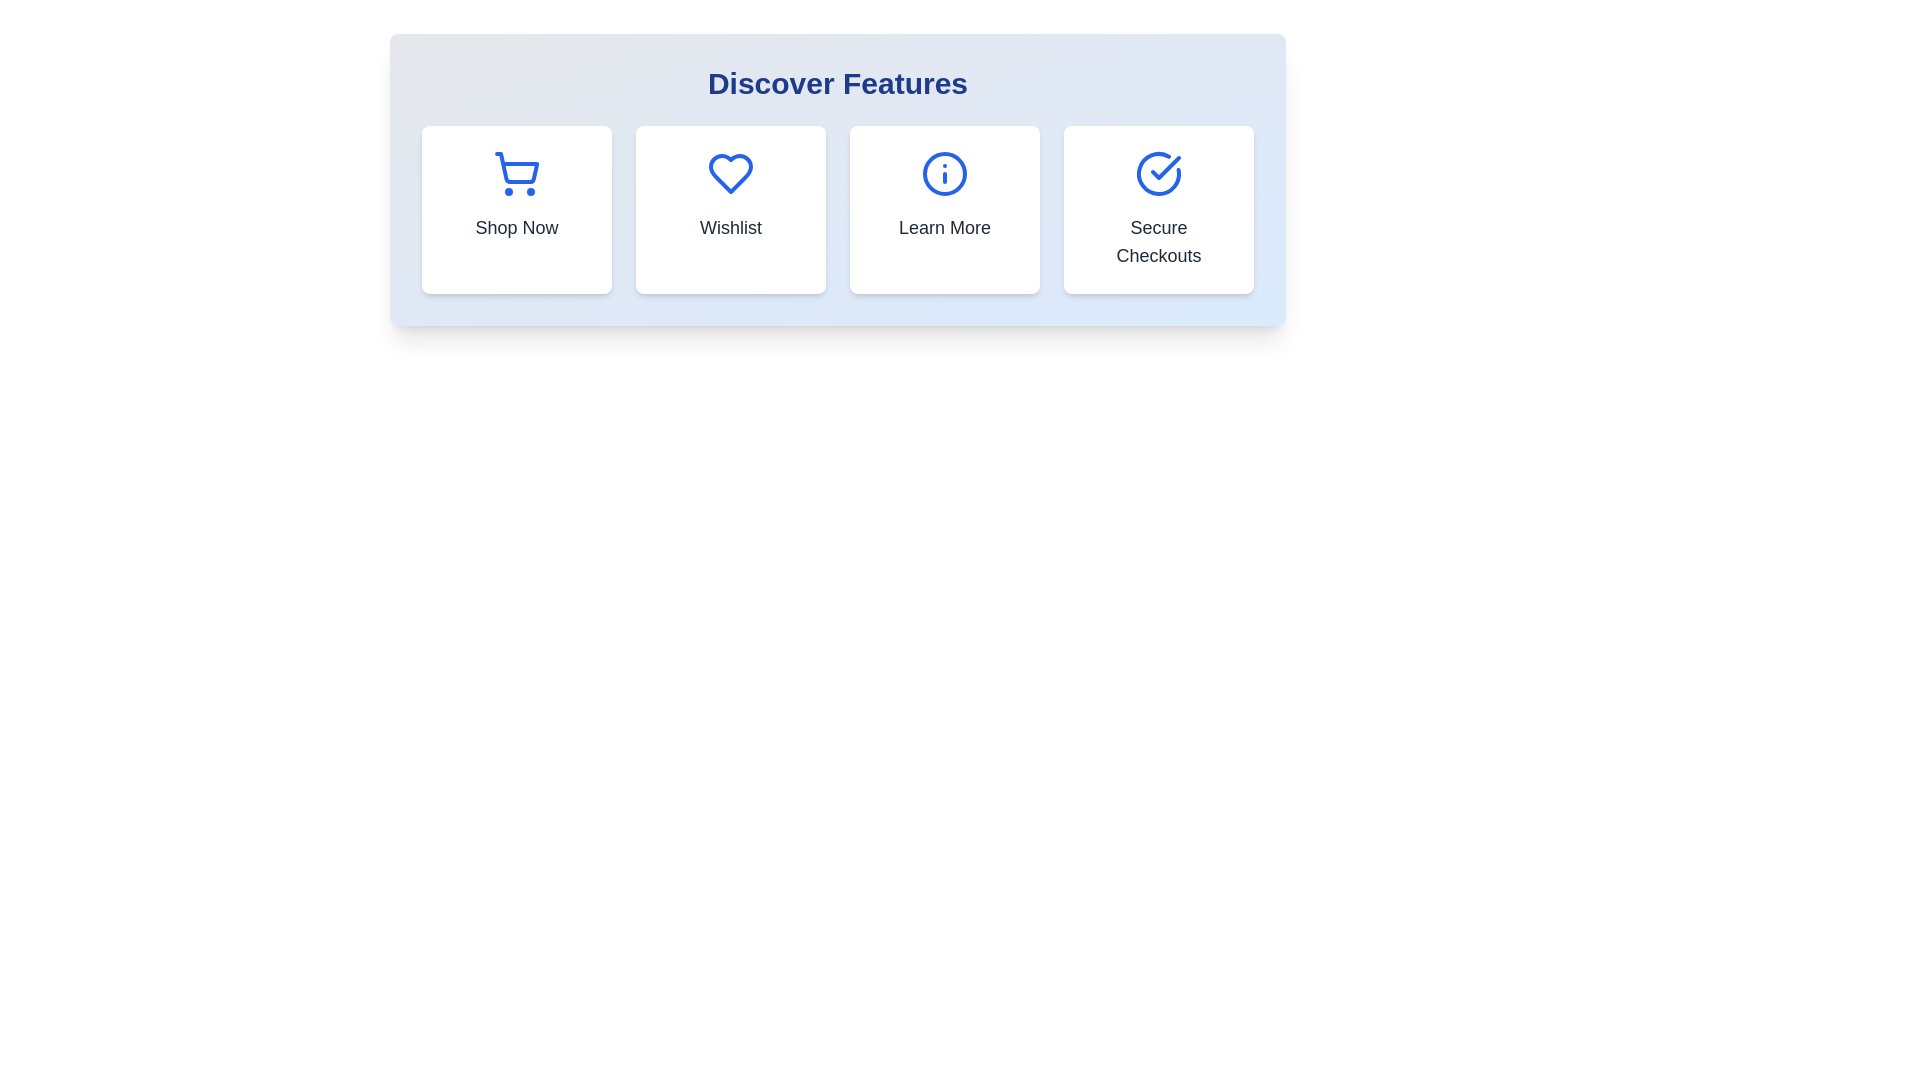 The width and height of the screenshot is (1920, 1080). What do you see at coordinates (944, 209) in the screenshot?
I see `the 'Learn More' button, which has a white rectangular background with rounded corners and contains a blue information icon above gray text, located within the 'Discover Features' section` at bounding box center [944, 209].